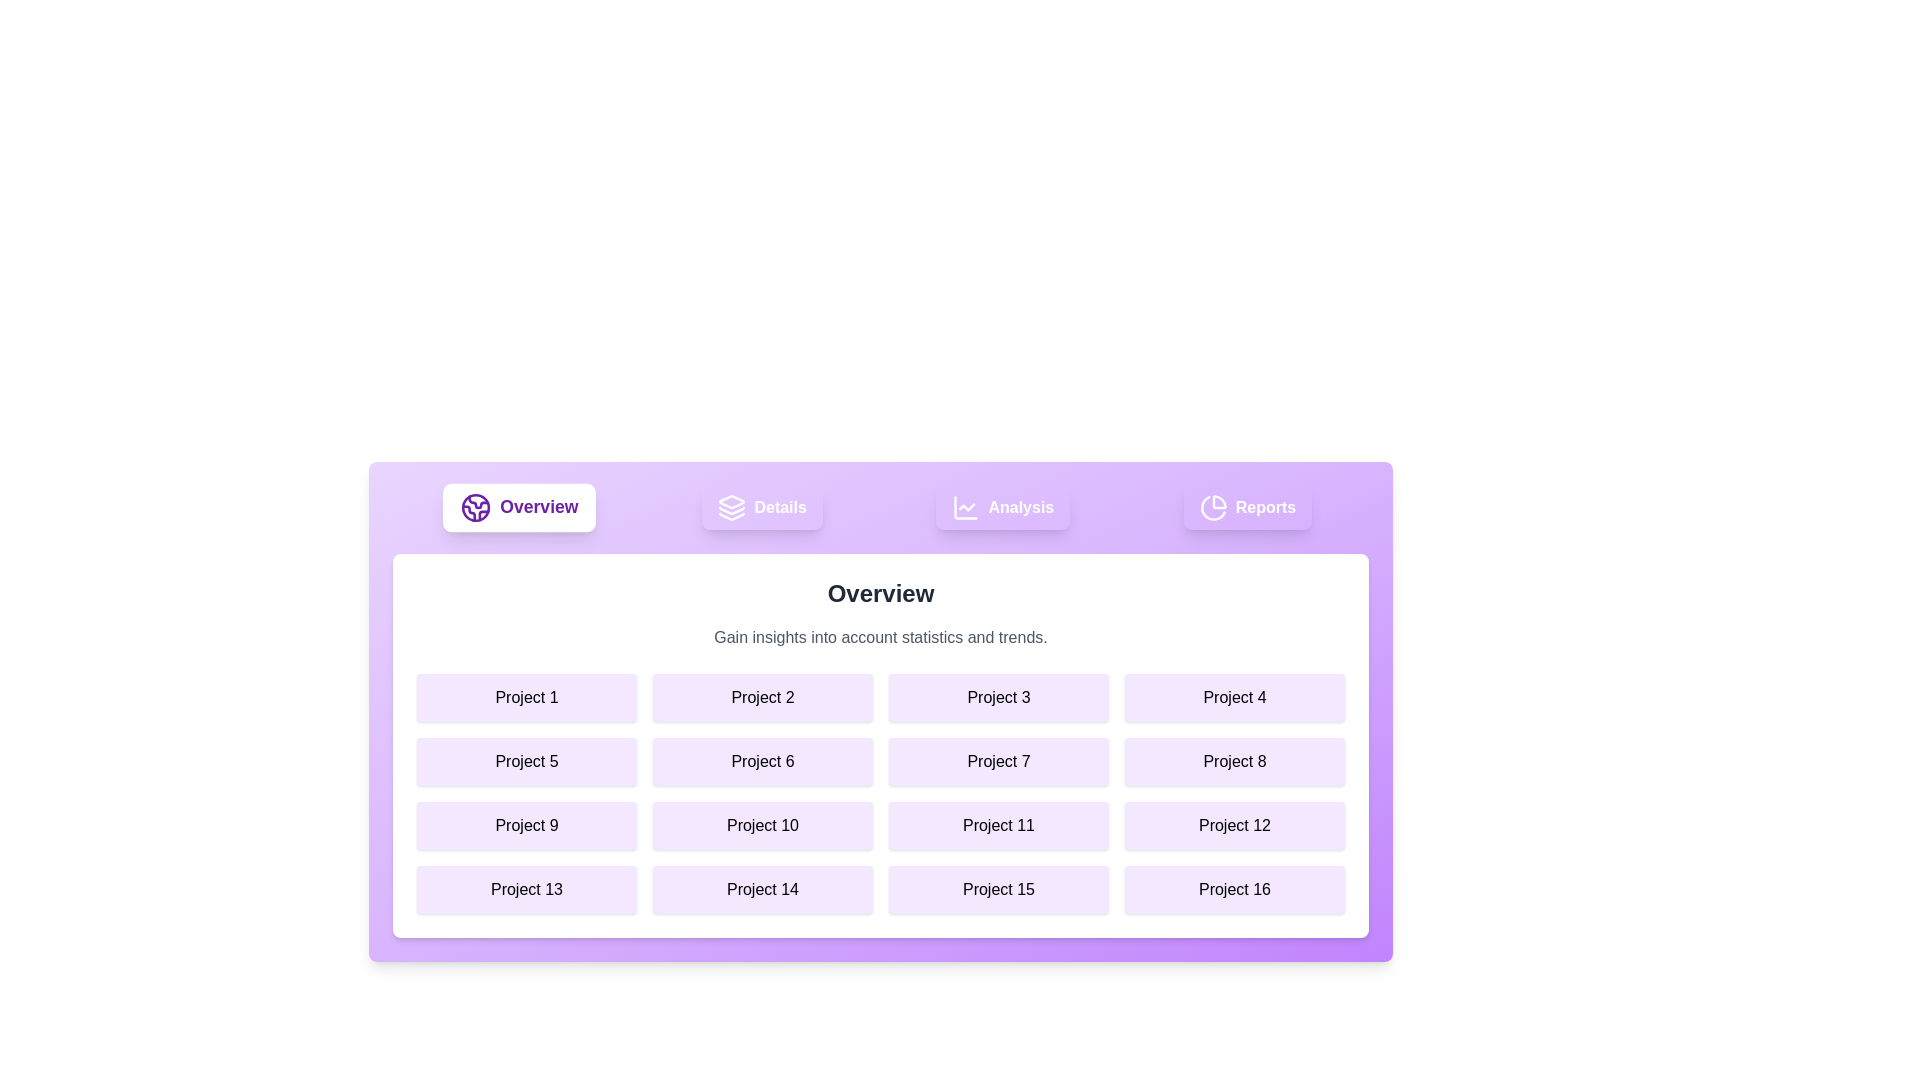 The image size is (1920, 1080). I want to click on the element labeled Overview, so click(519, 507).